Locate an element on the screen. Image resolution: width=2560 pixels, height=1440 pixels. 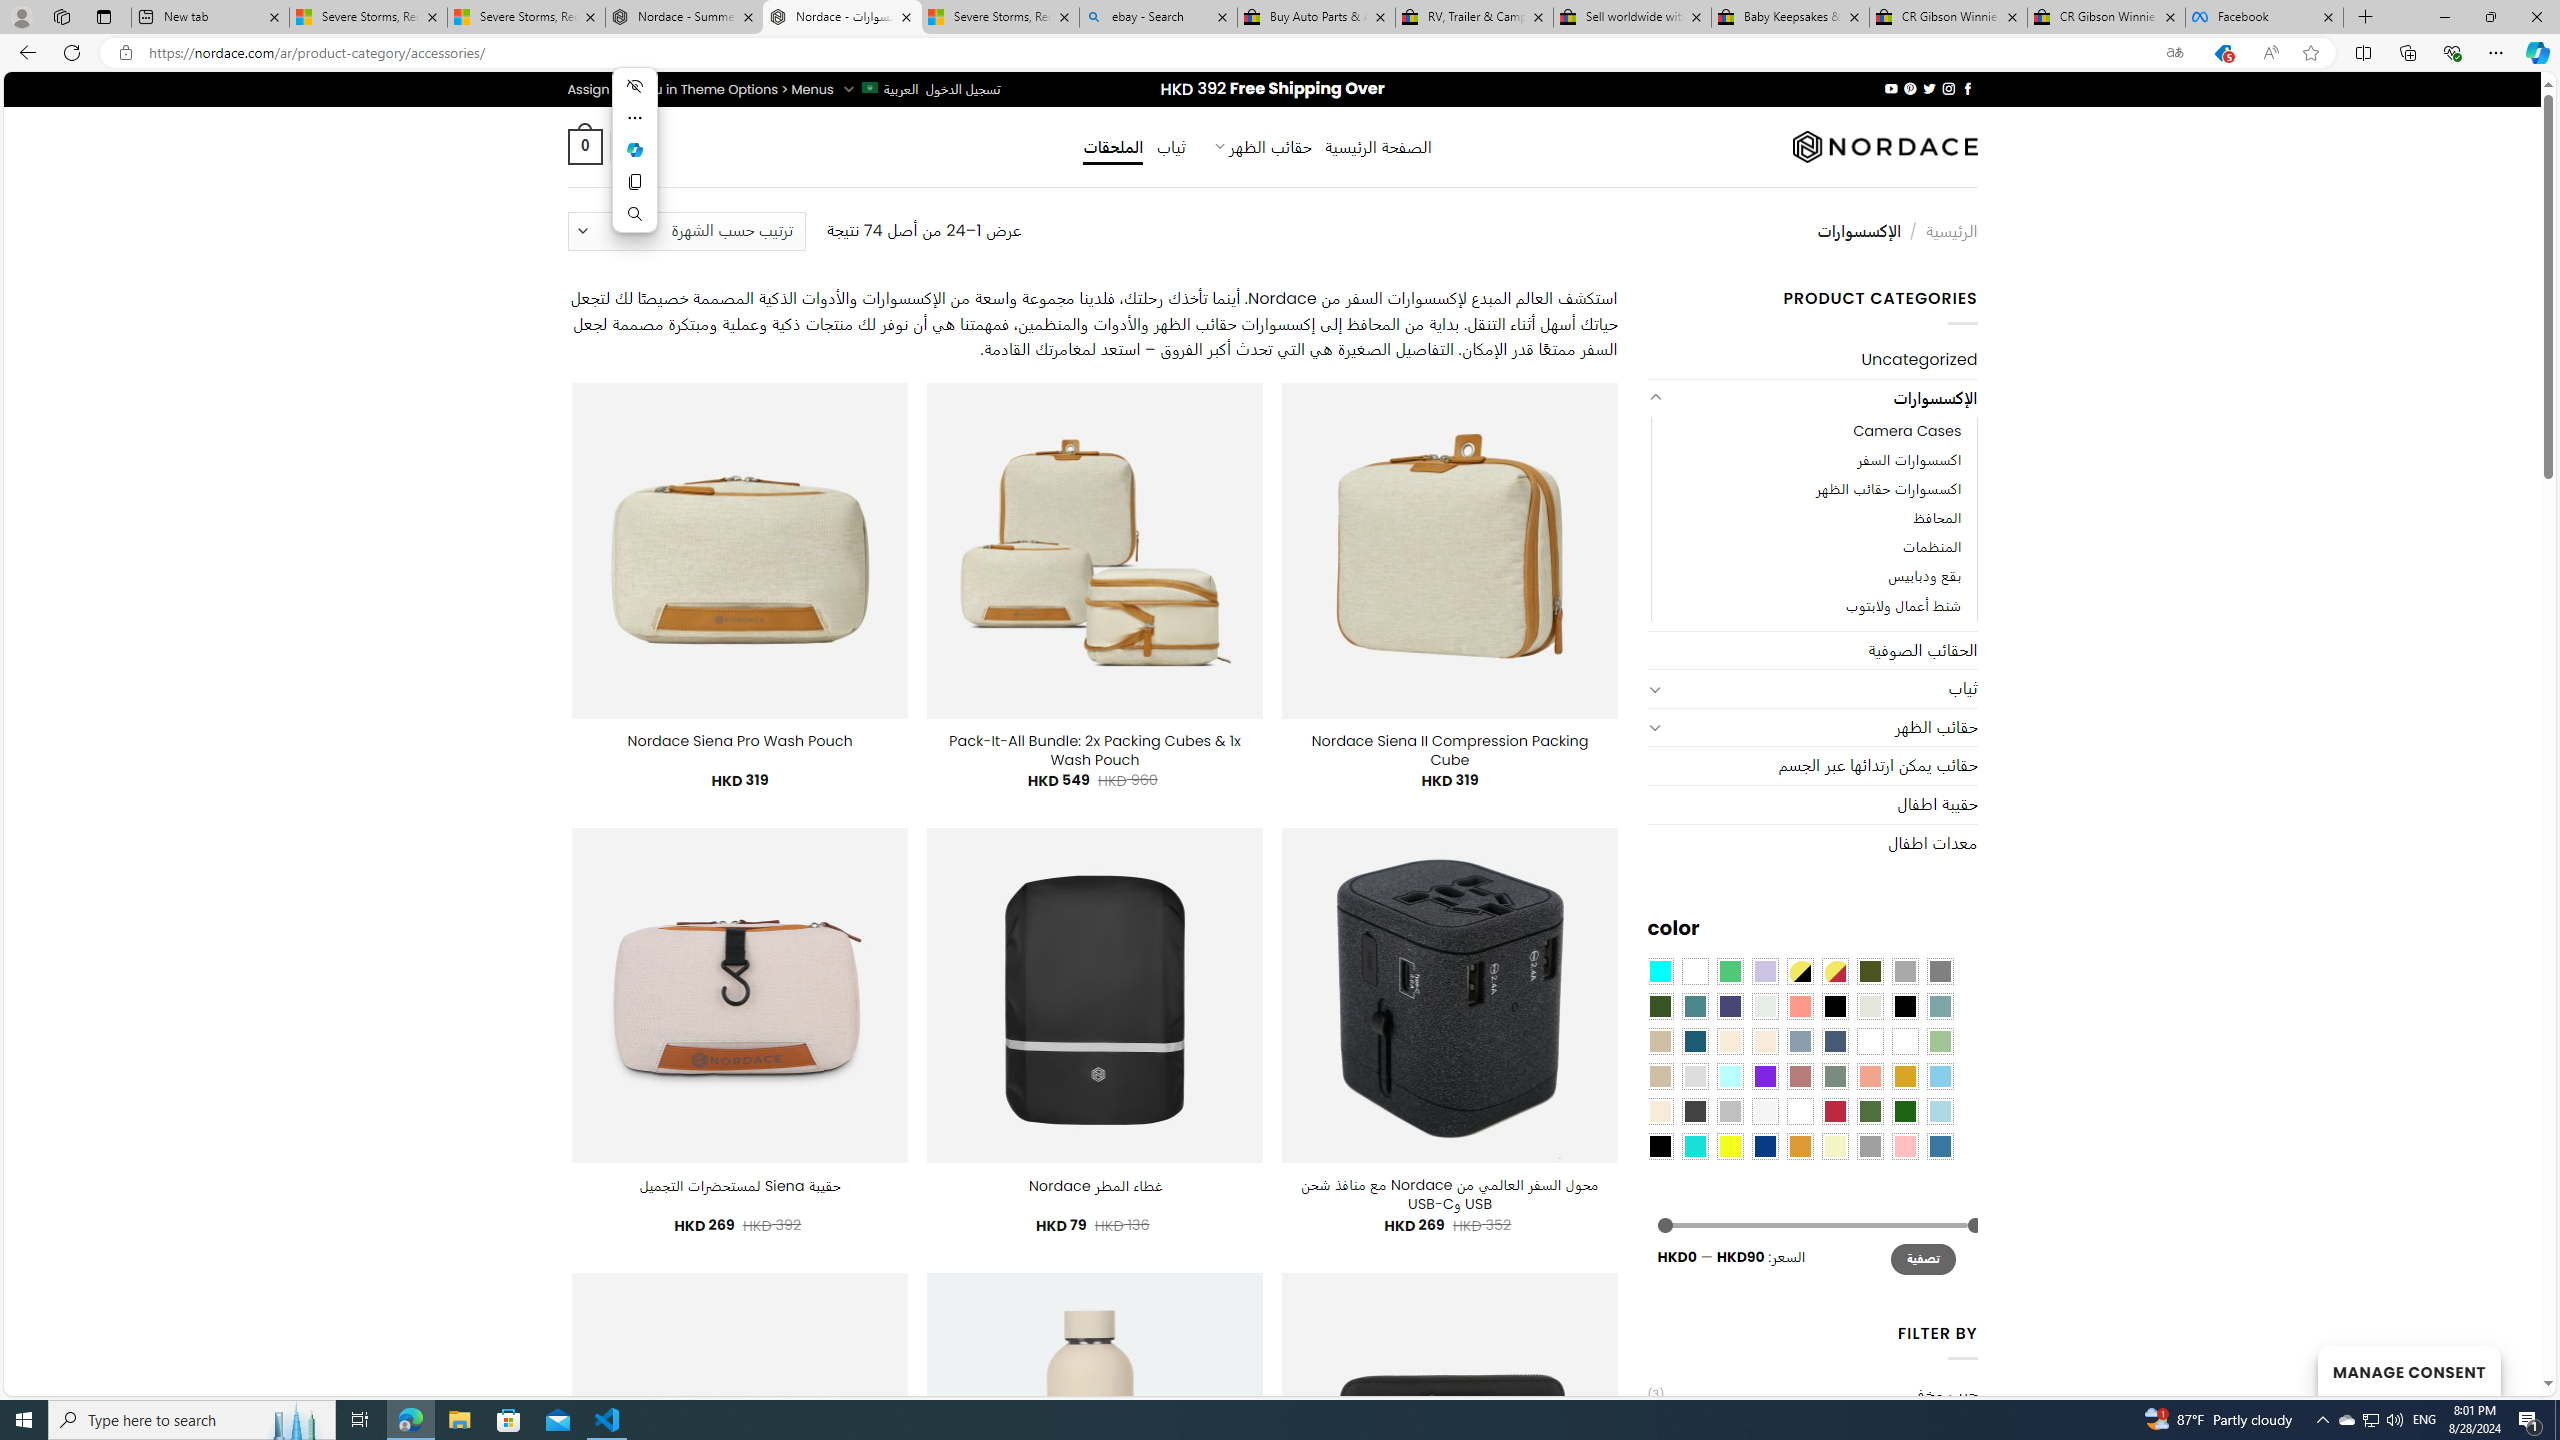
'Blue Sage' is located at coordinates (1940, 1006).